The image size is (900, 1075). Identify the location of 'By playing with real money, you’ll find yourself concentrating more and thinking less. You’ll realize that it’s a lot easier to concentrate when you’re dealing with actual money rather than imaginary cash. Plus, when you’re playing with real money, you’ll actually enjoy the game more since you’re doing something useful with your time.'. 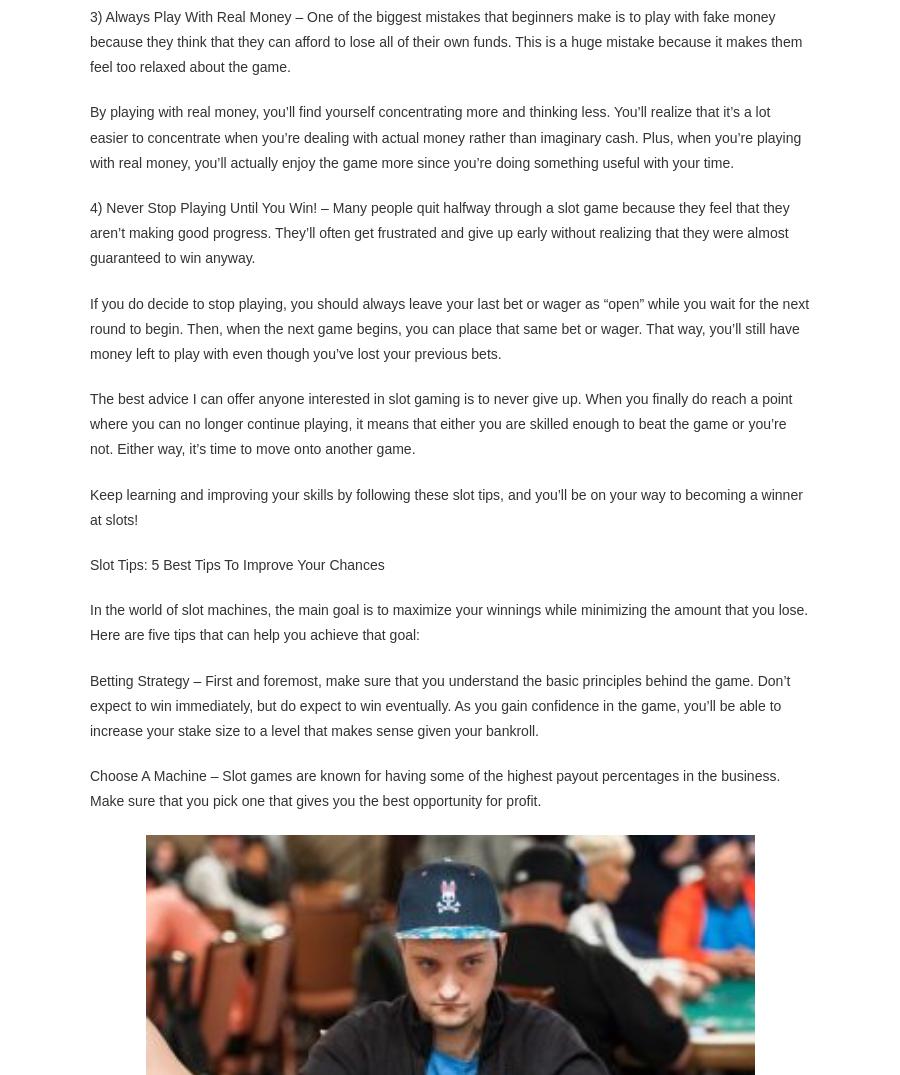
(445, 135).